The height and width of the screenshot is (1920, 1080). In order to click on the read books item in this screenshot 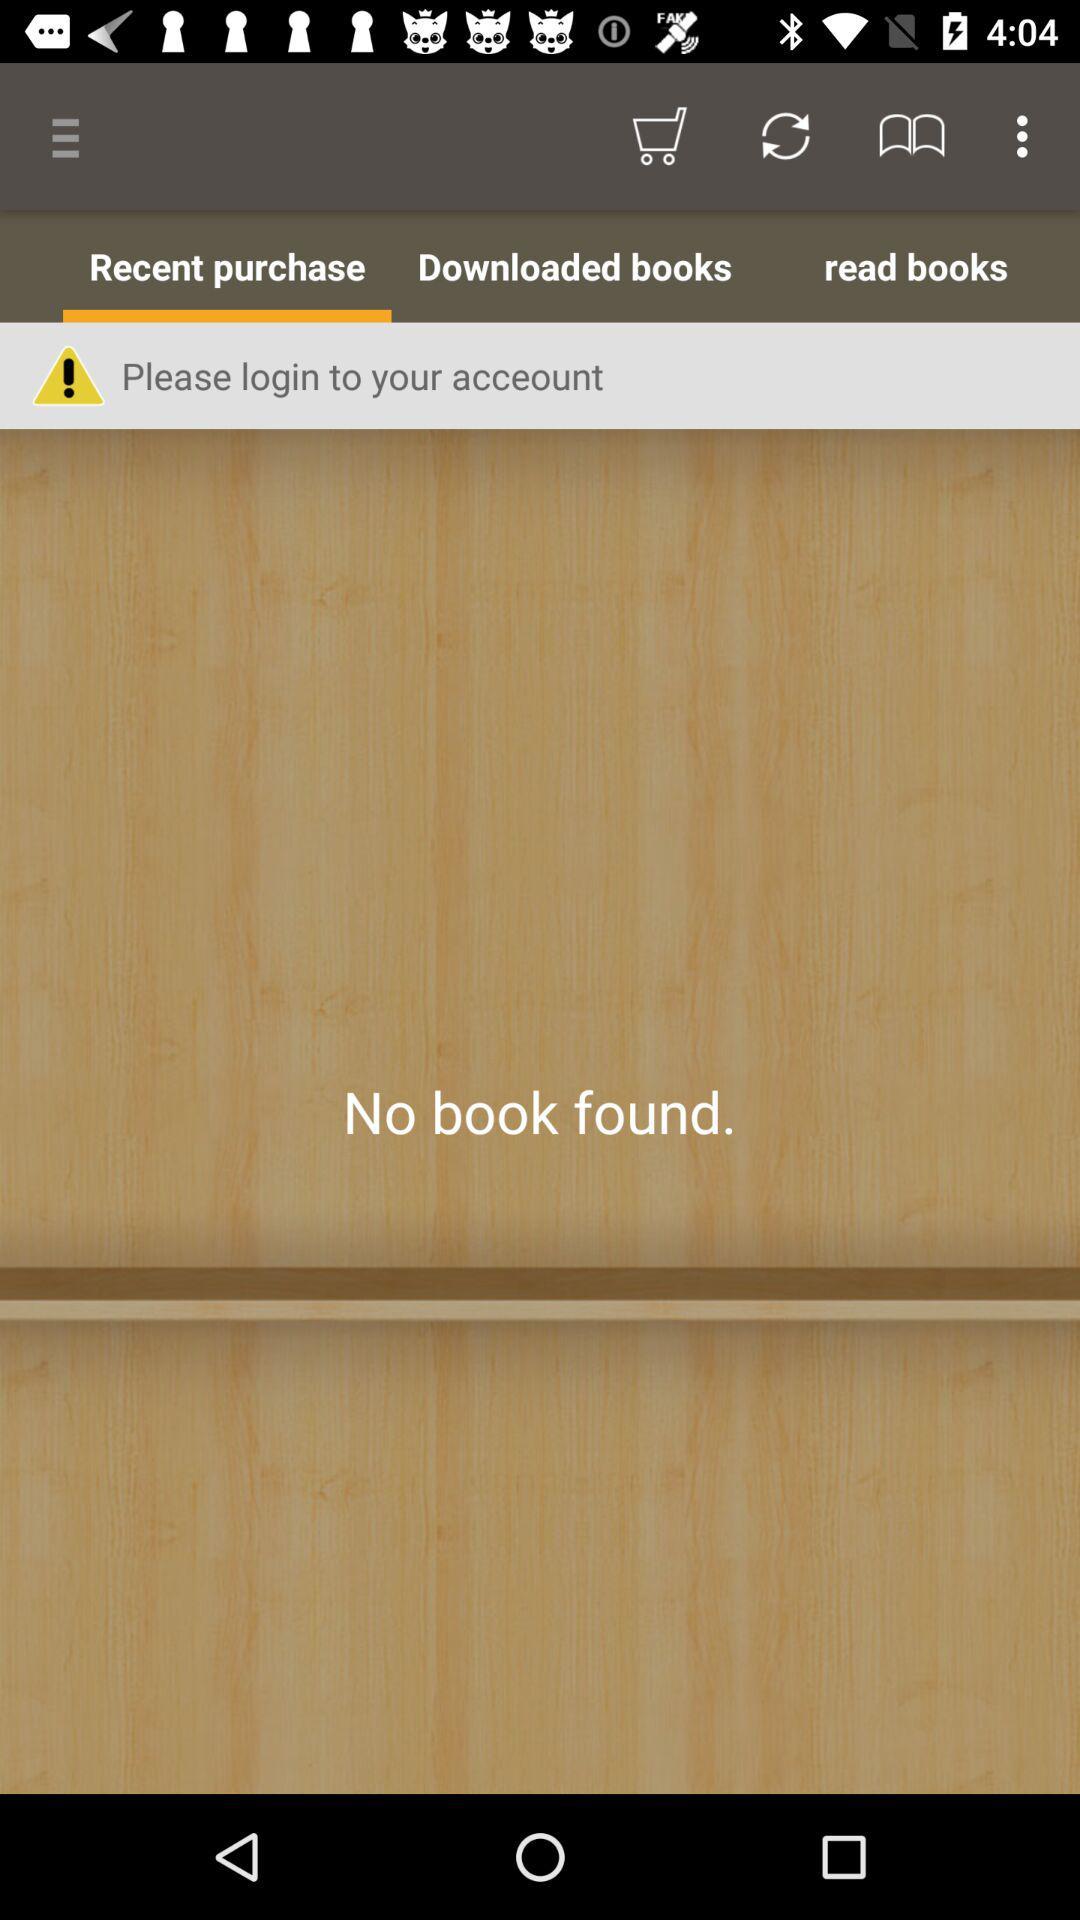, I will do `click(915, 265)`.